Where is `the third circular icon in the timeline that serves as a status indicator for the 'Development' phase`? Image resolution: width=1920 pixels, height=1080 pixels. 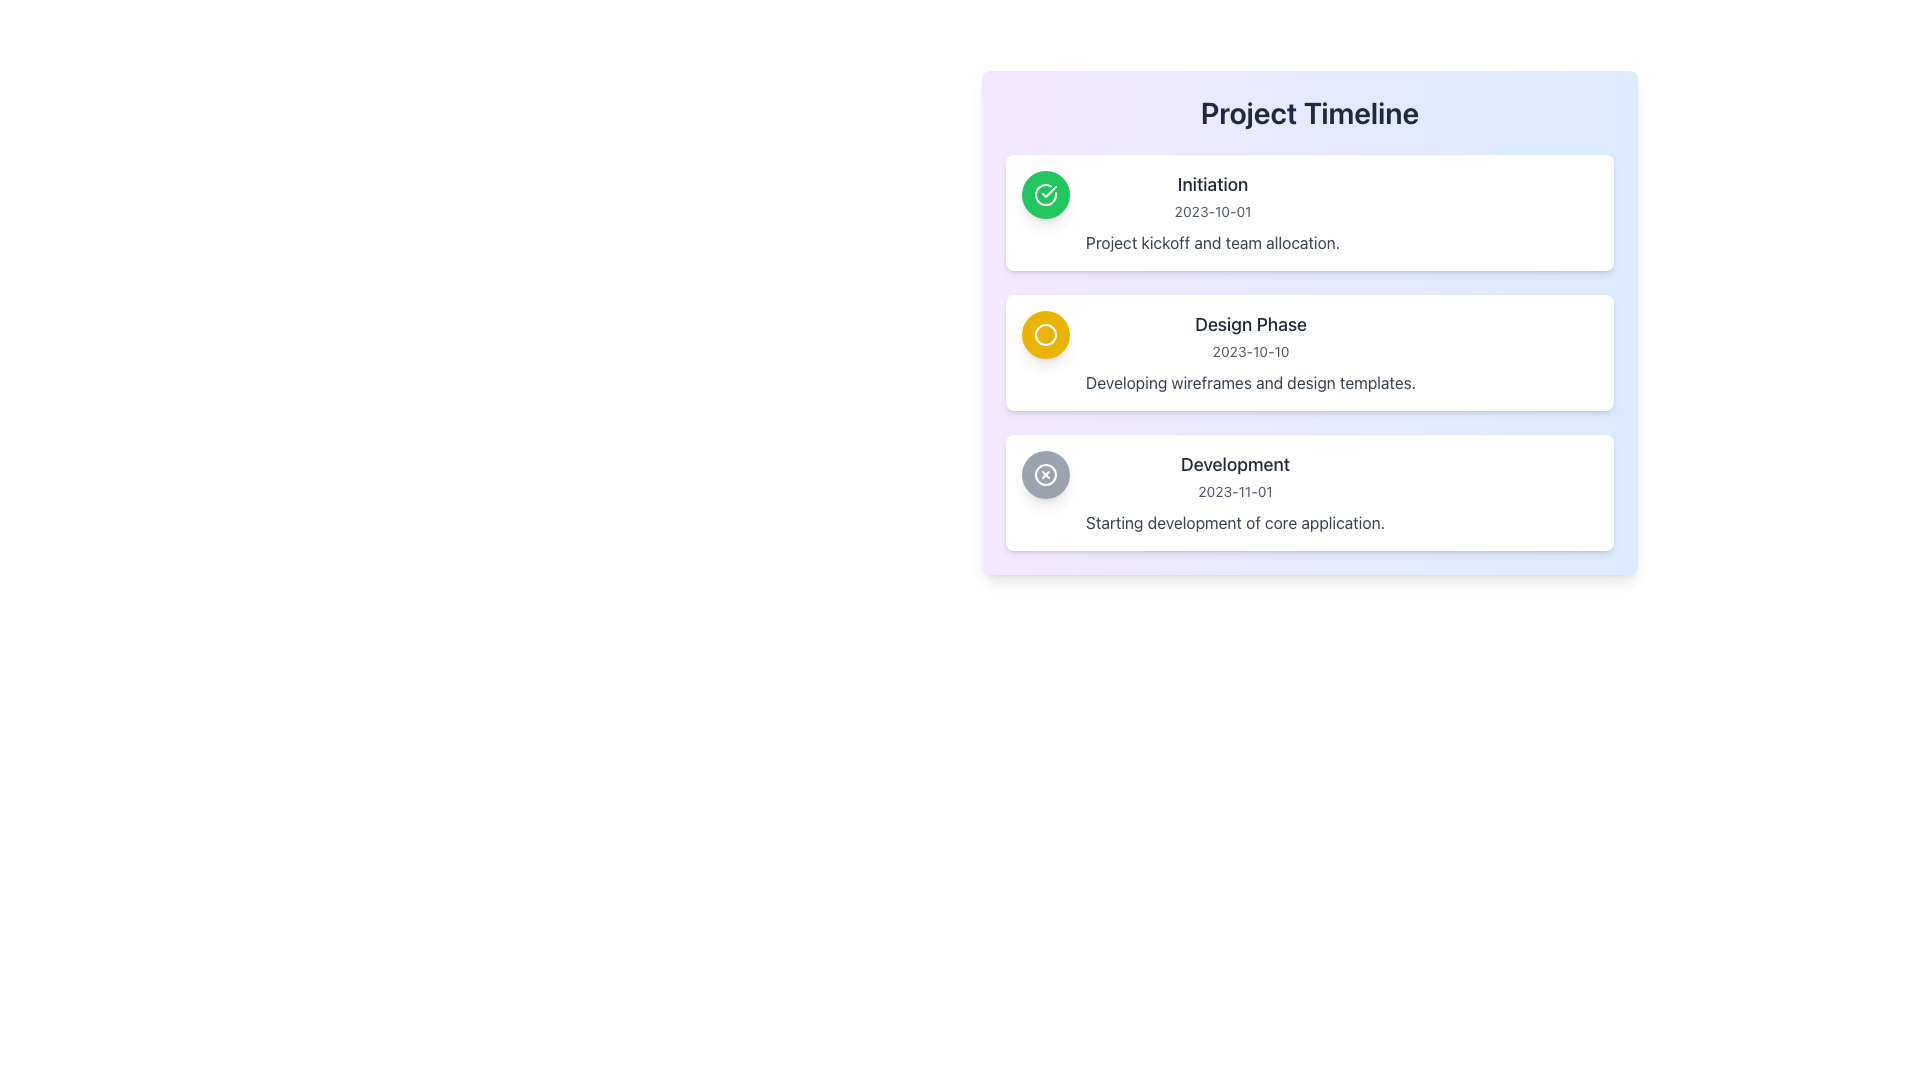 the third circular icon in the timeline that serves as a status indicator for the 'Development' phase is located at coordinates (1045, 474).